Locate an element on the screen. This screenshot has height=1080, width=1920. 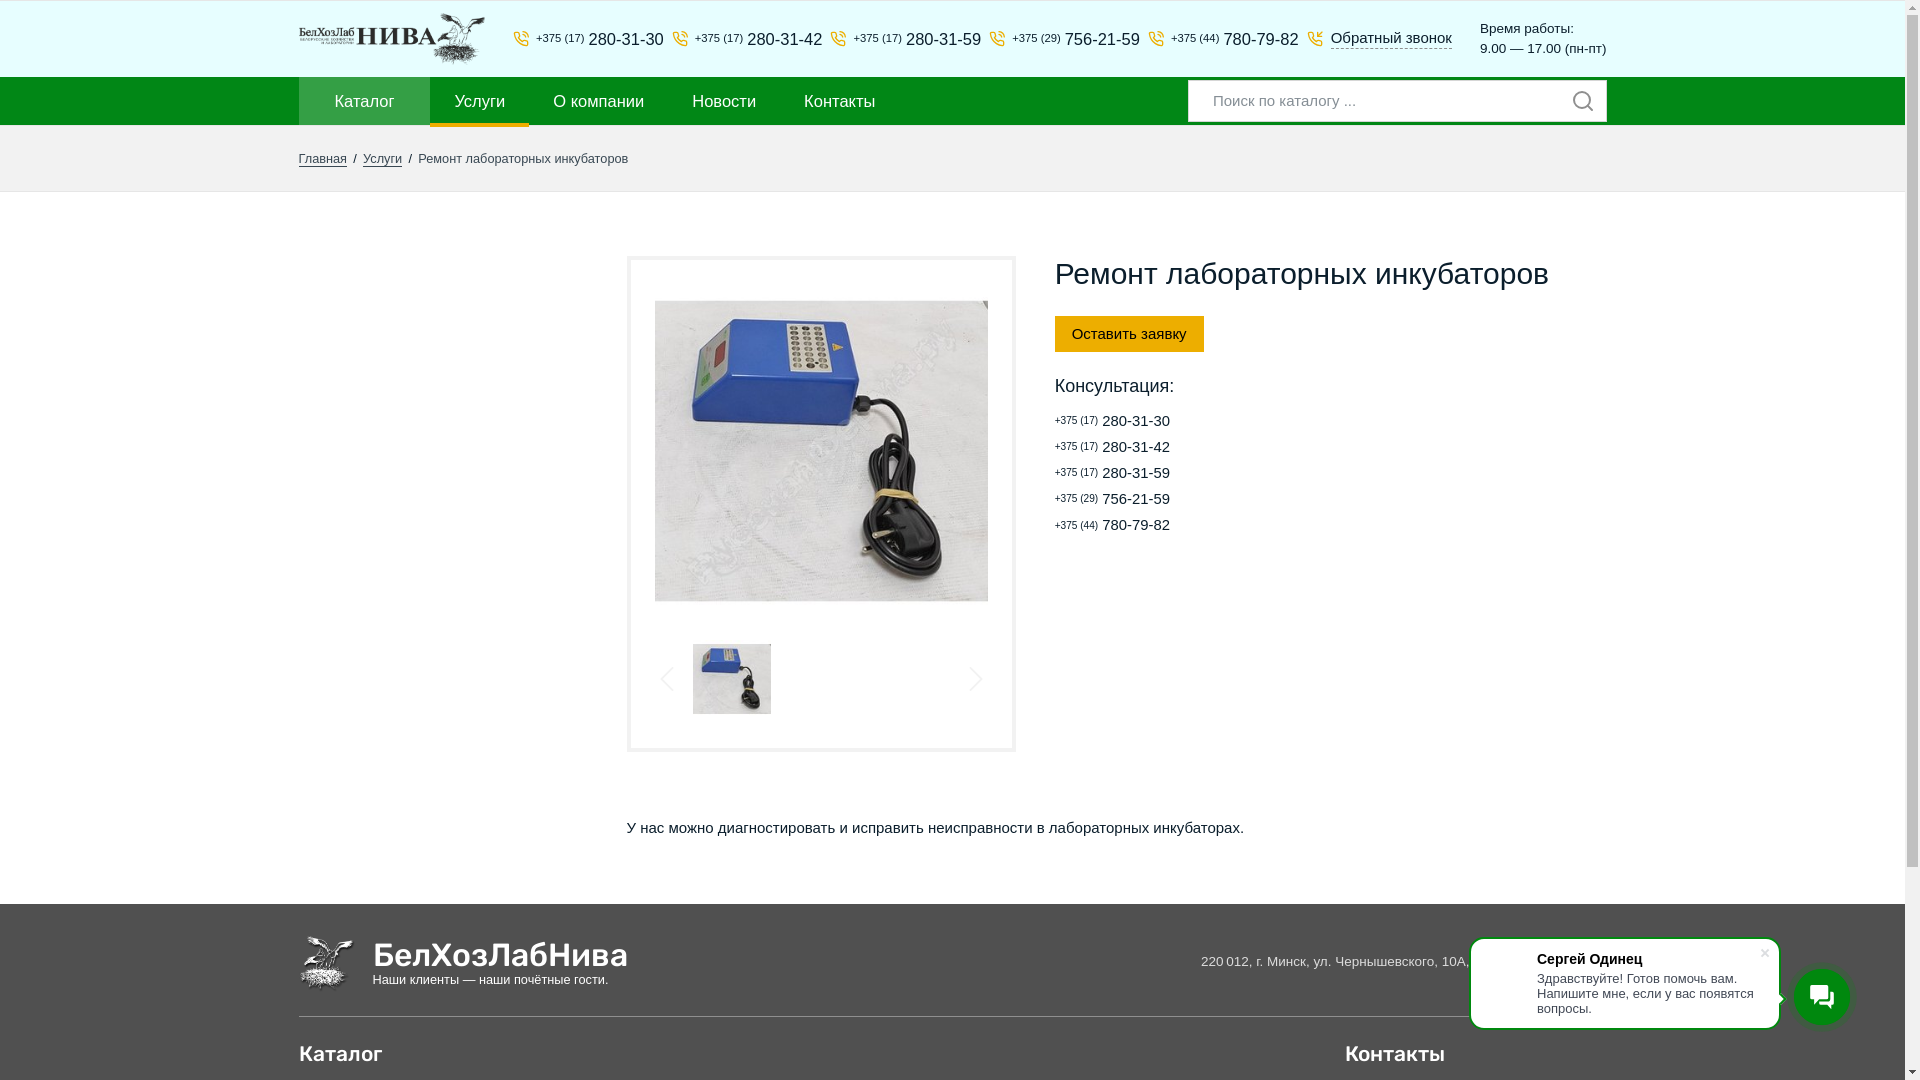
'+375 (44) is located at coordinates (1147, 39).